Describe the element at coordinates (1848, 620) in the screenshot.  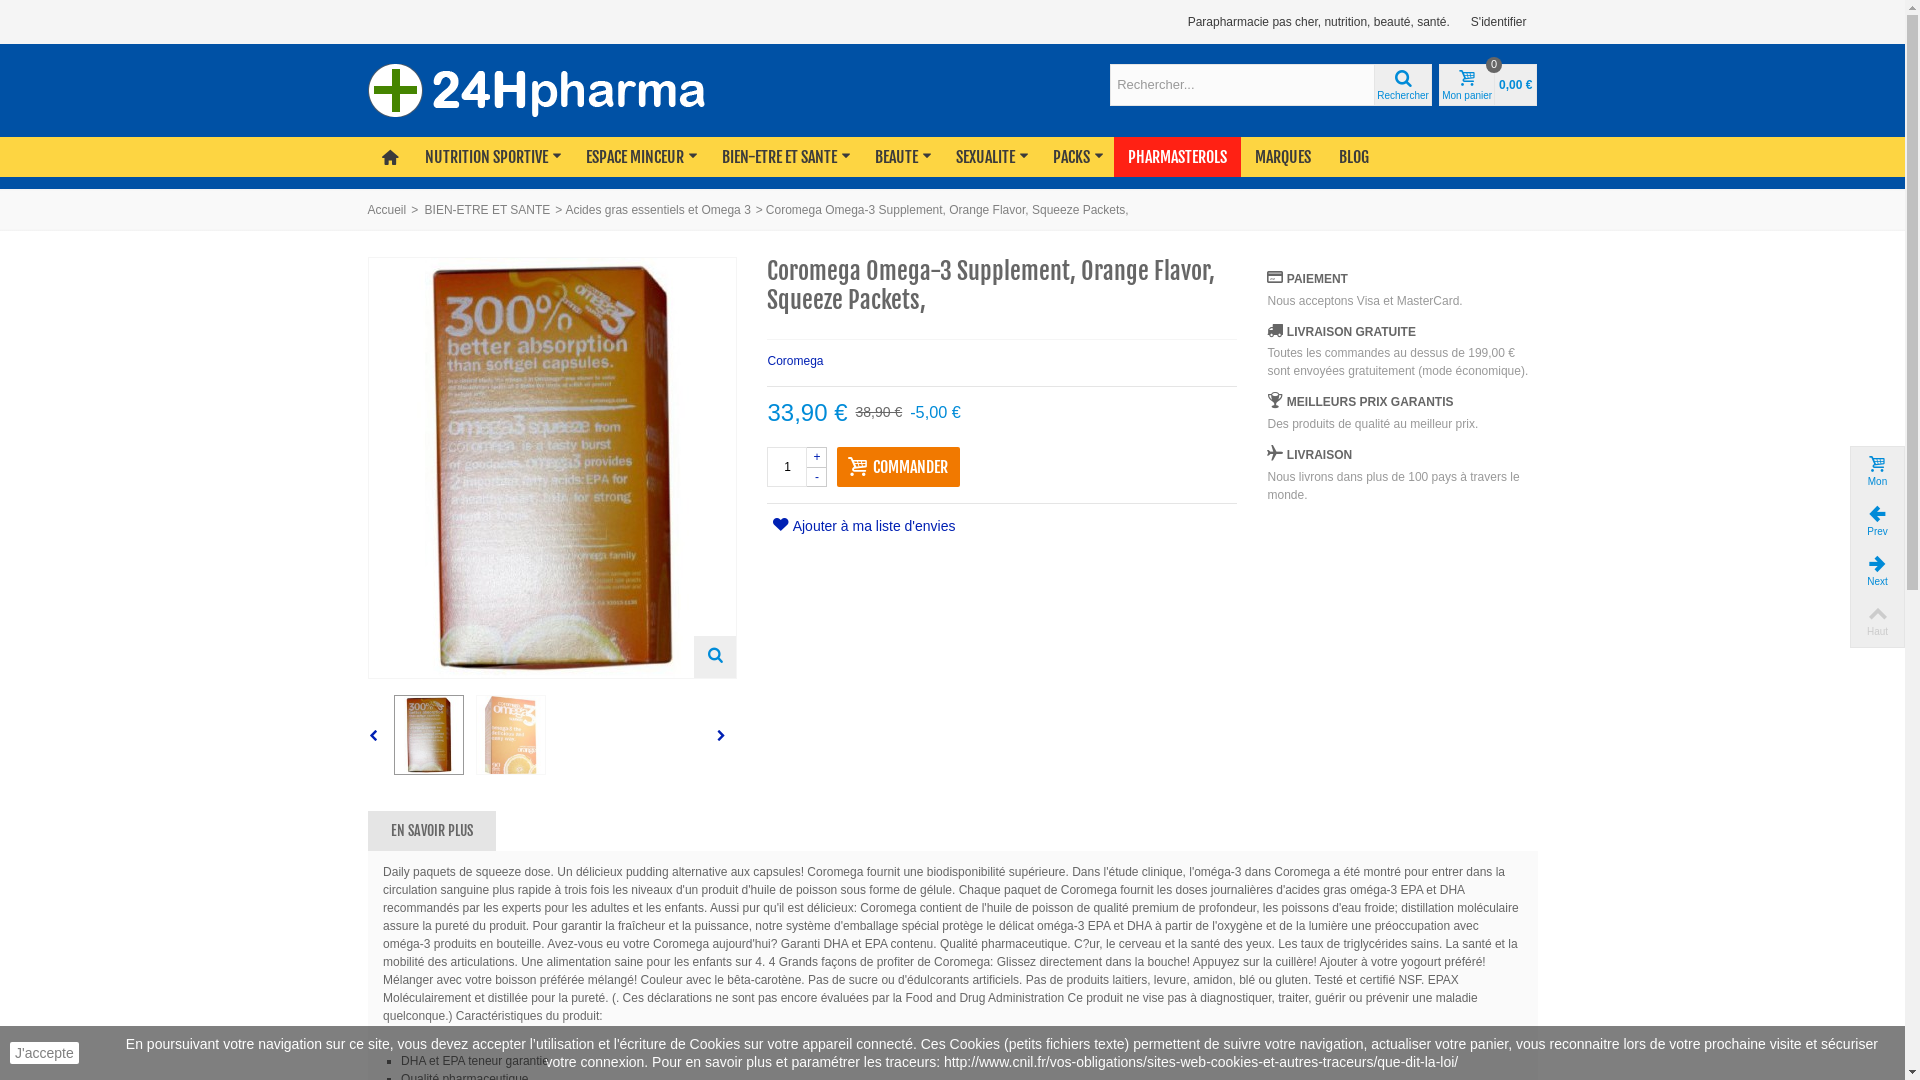
I see `'Haut'` at that location.